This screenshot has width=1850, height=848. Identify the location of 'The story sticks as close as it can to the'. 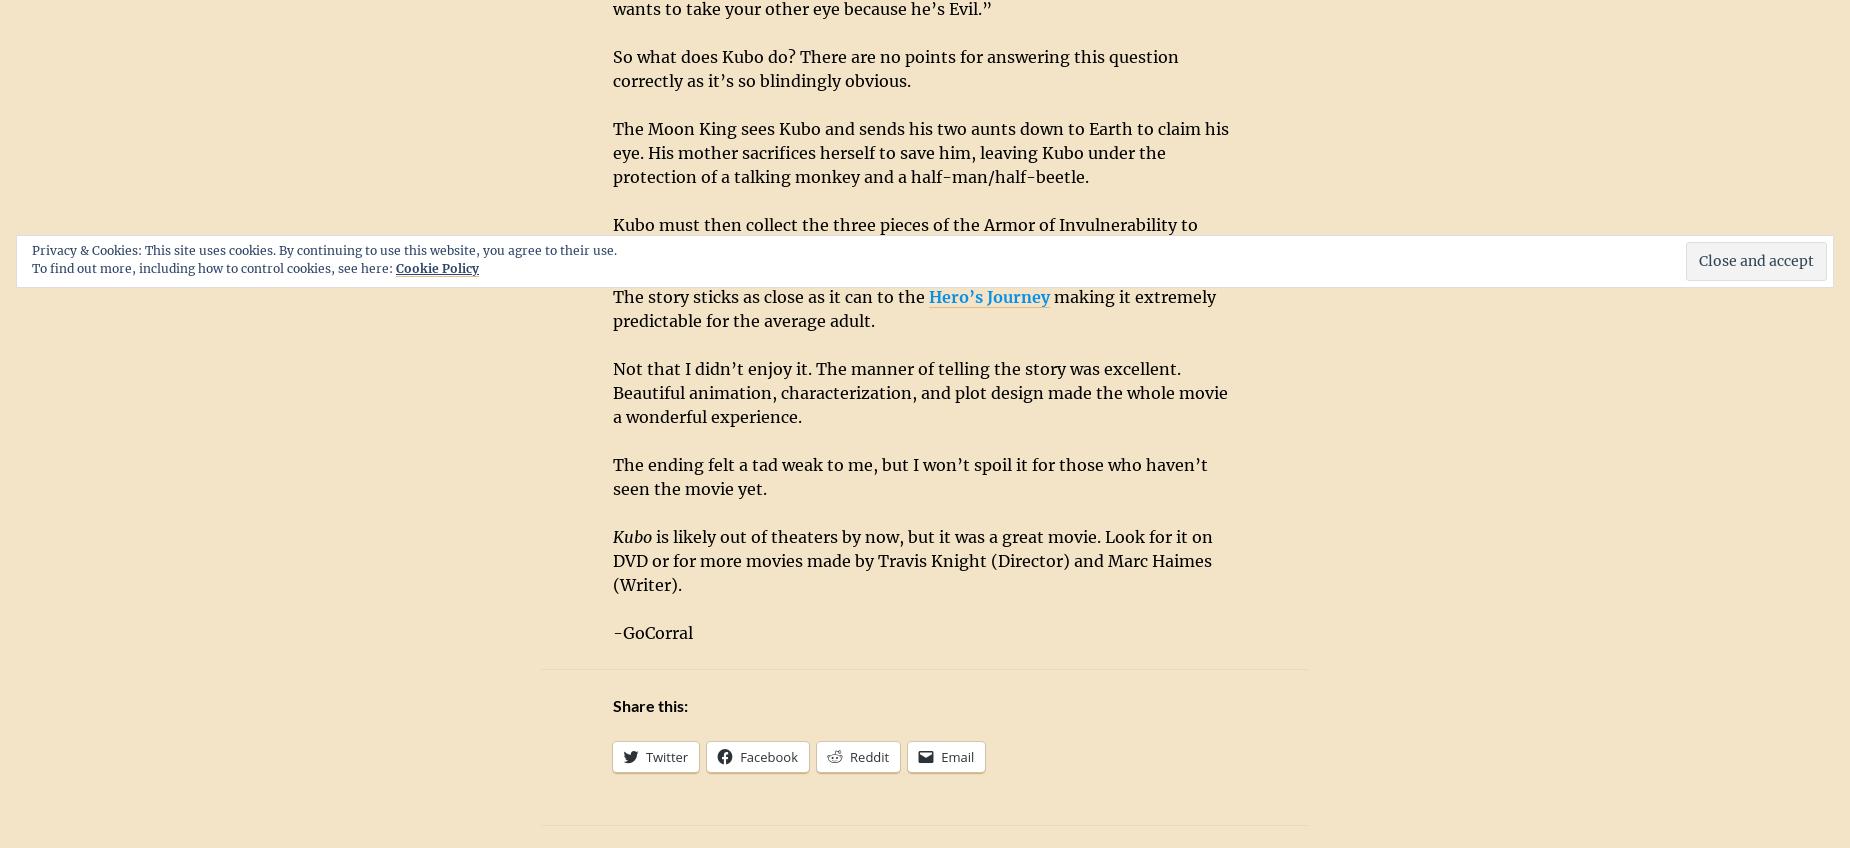
(771, 296).